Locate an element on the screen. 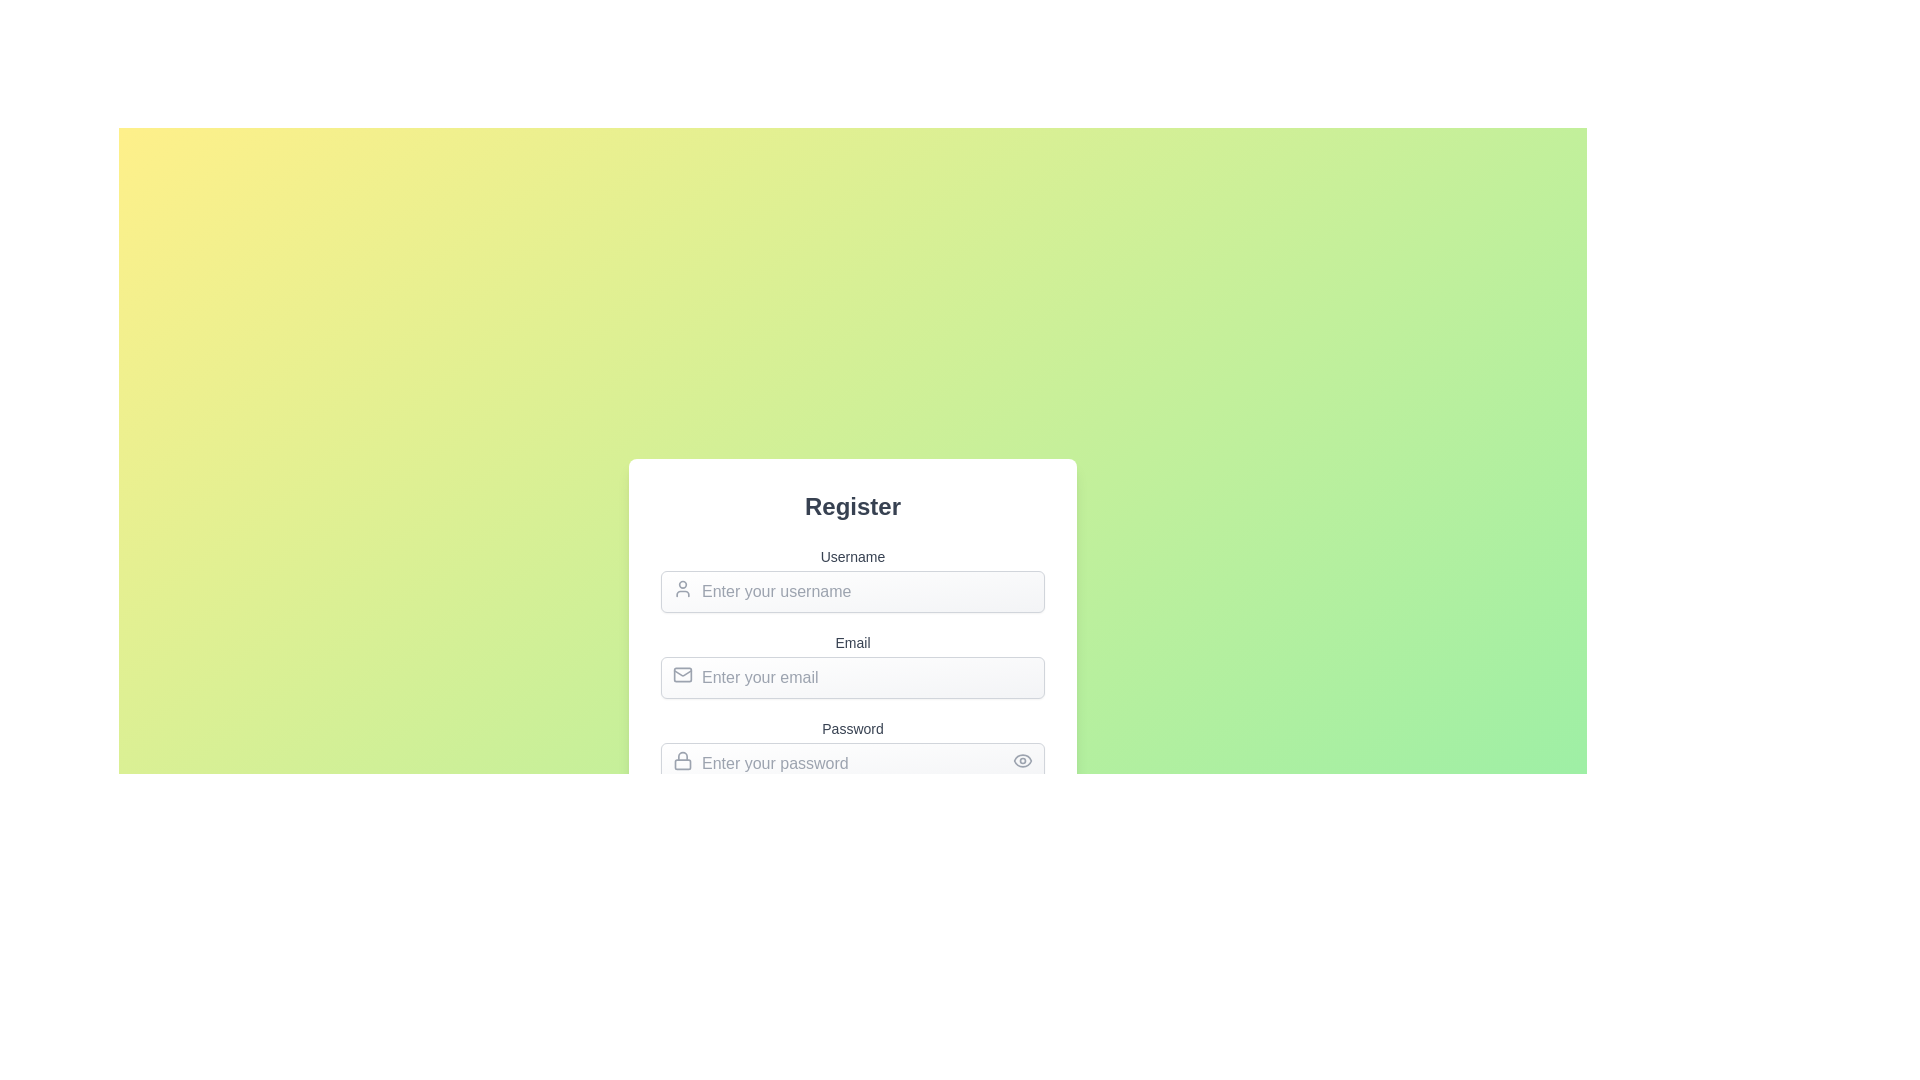 The height and width of the screenshot is (1080, 1920). the user profile silhouette icon located within the 'Username' input field is located at coordinates (682, 588).